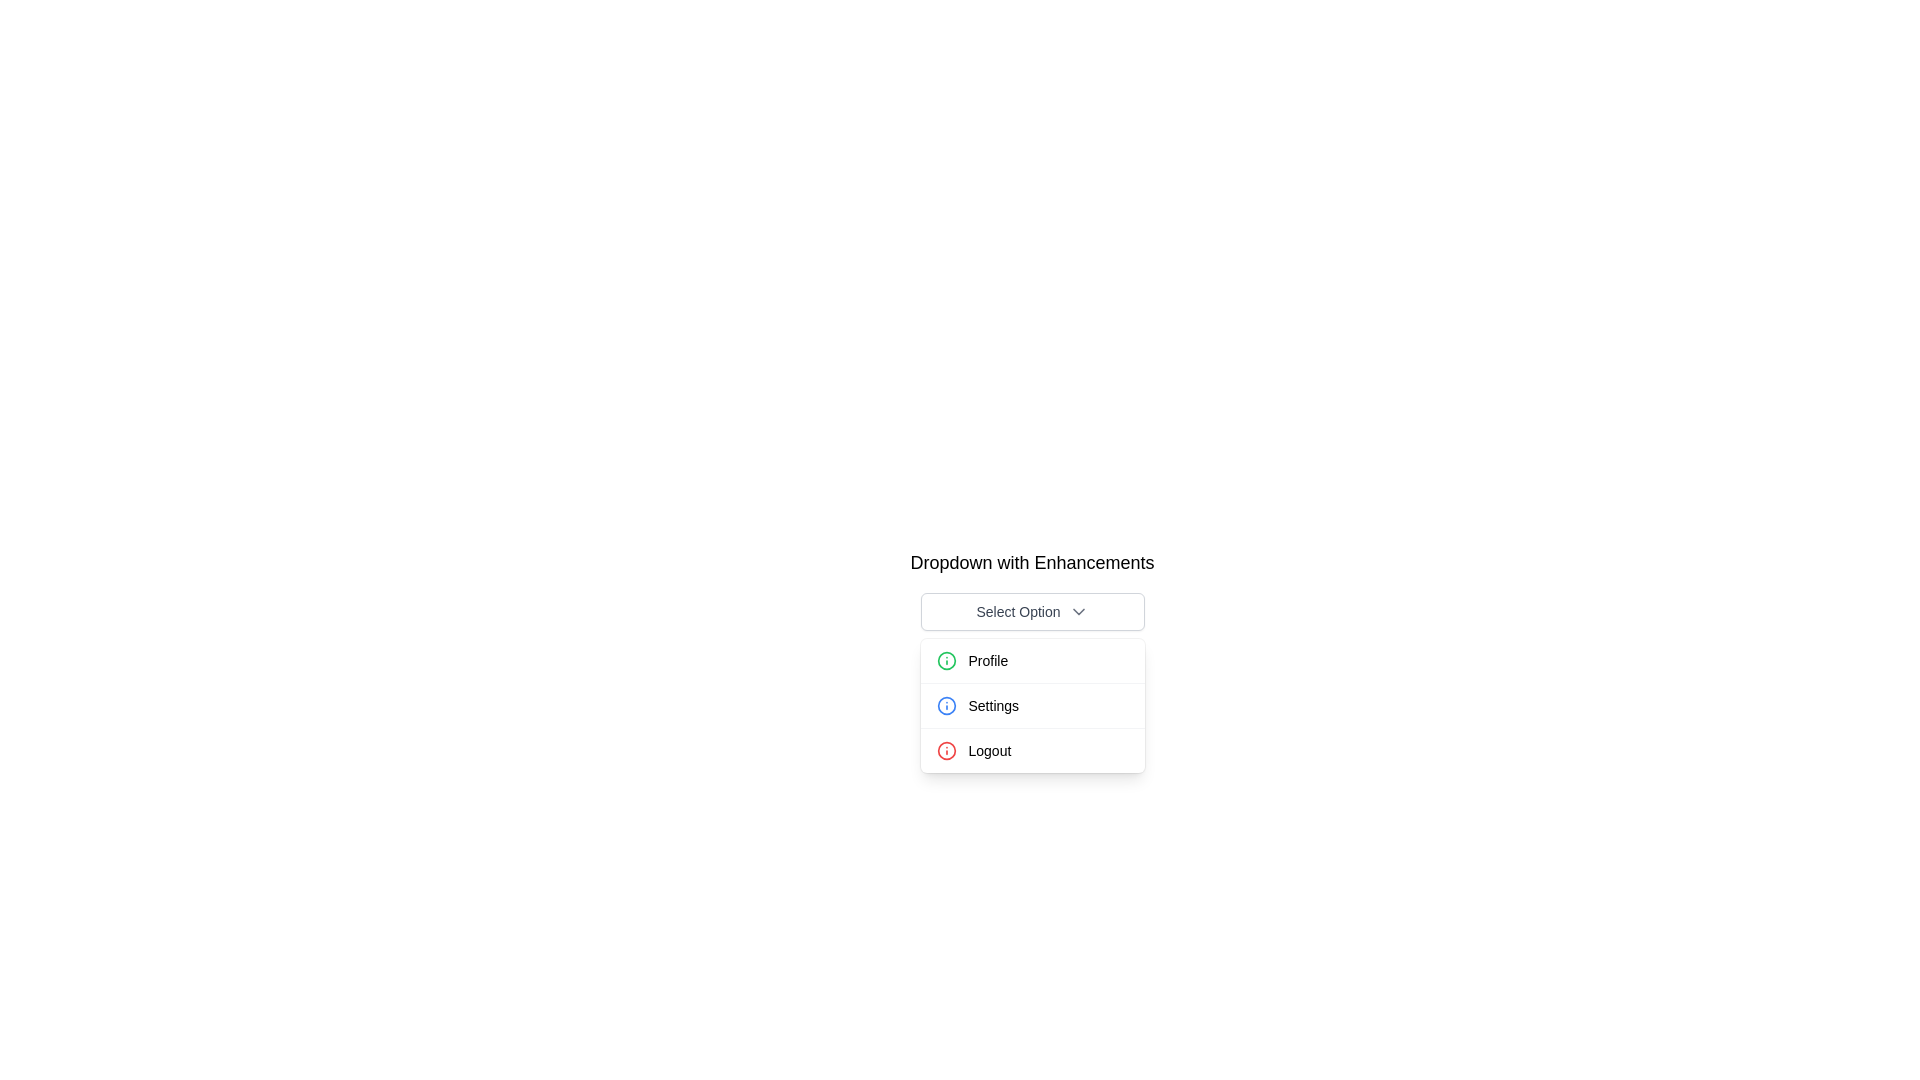 The image size is (1920, 1080). I want to click on the icon located on the left side of the first row in the 'Profile' dropdown menu, which symbolizes information related to the 'Profile' option, so click(945, 660).